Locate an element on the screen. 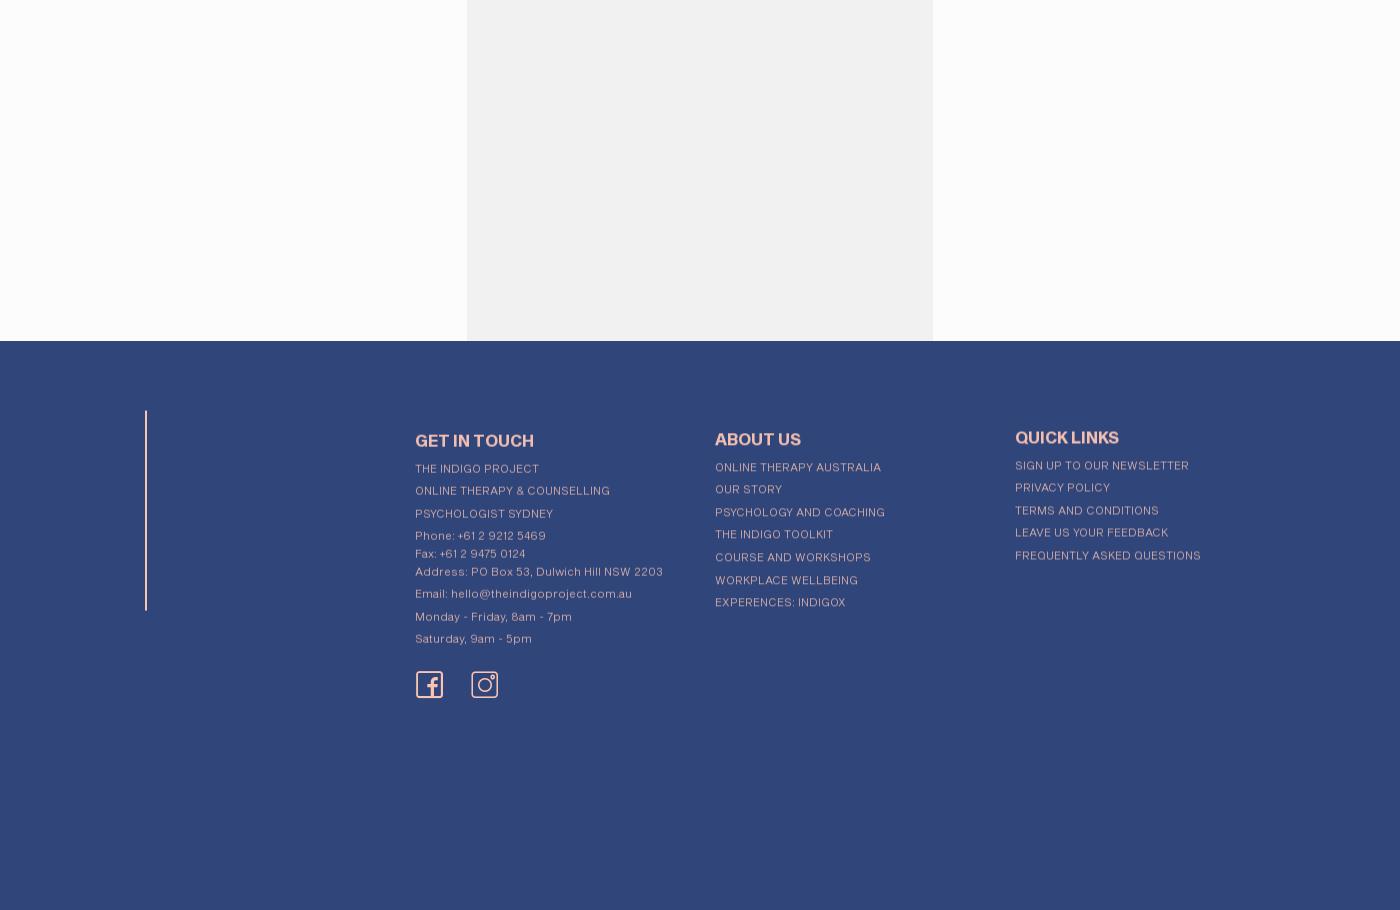 This screenshot has width=1400, height=910. 'Email: hello@theindigoproject.com.au' is located at coordinates (523, 585).